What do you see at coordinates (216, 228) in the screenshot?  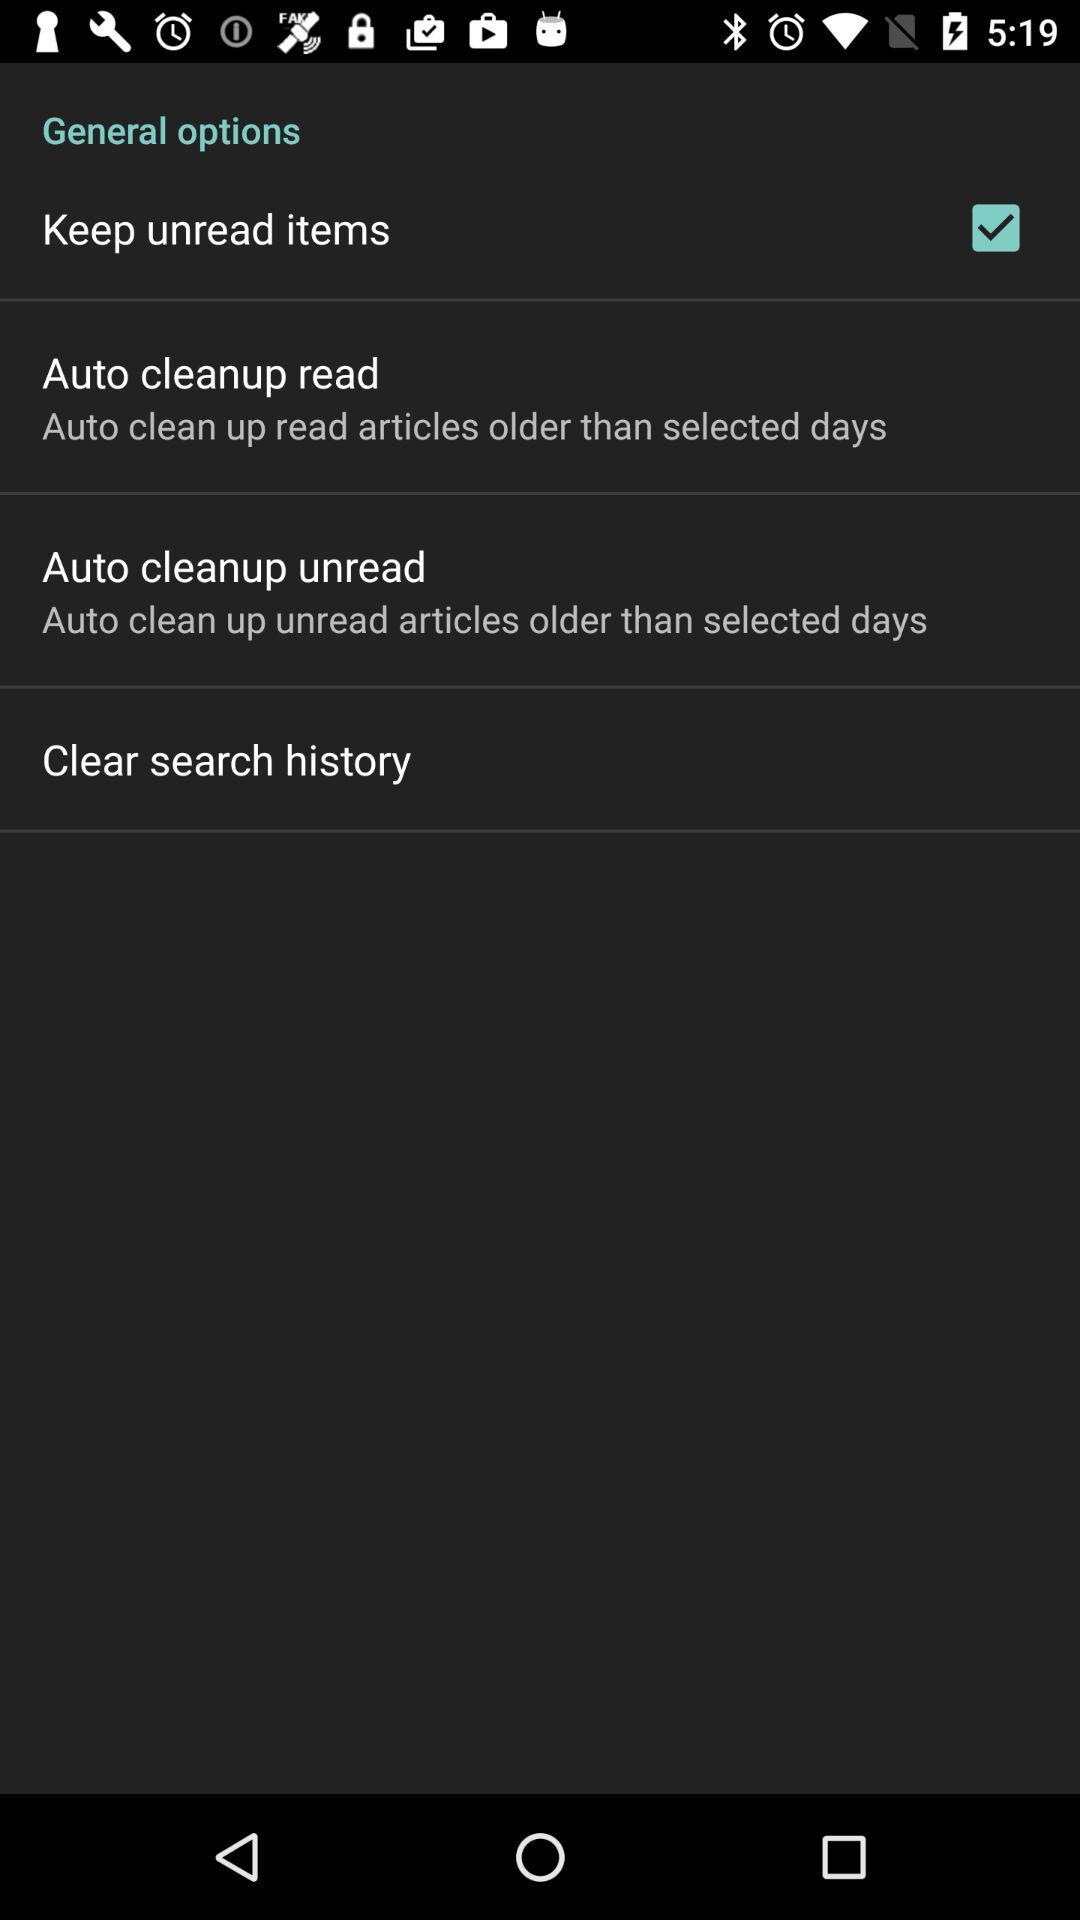 I see `the keep unread items` at bounding box center [216, 228].